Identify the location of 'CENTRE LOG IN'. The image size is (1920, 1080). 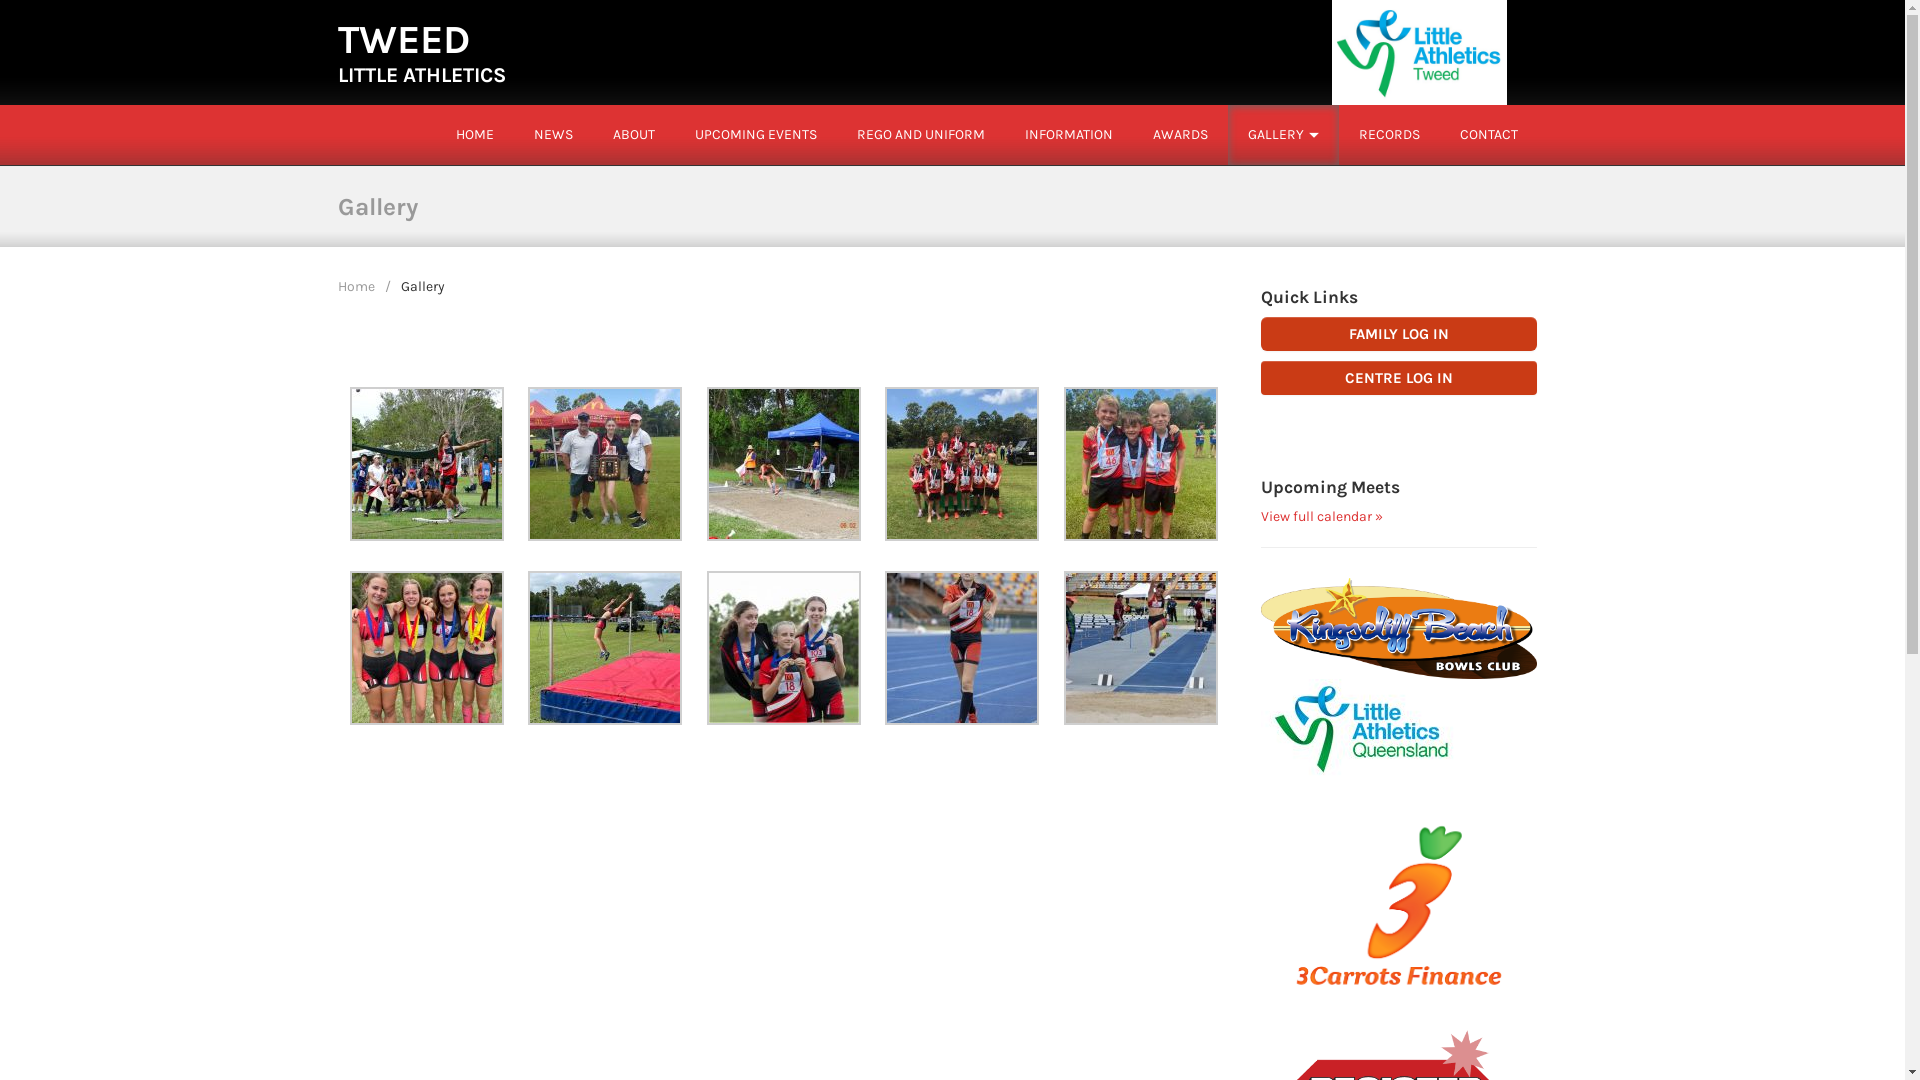
(1260, 378).